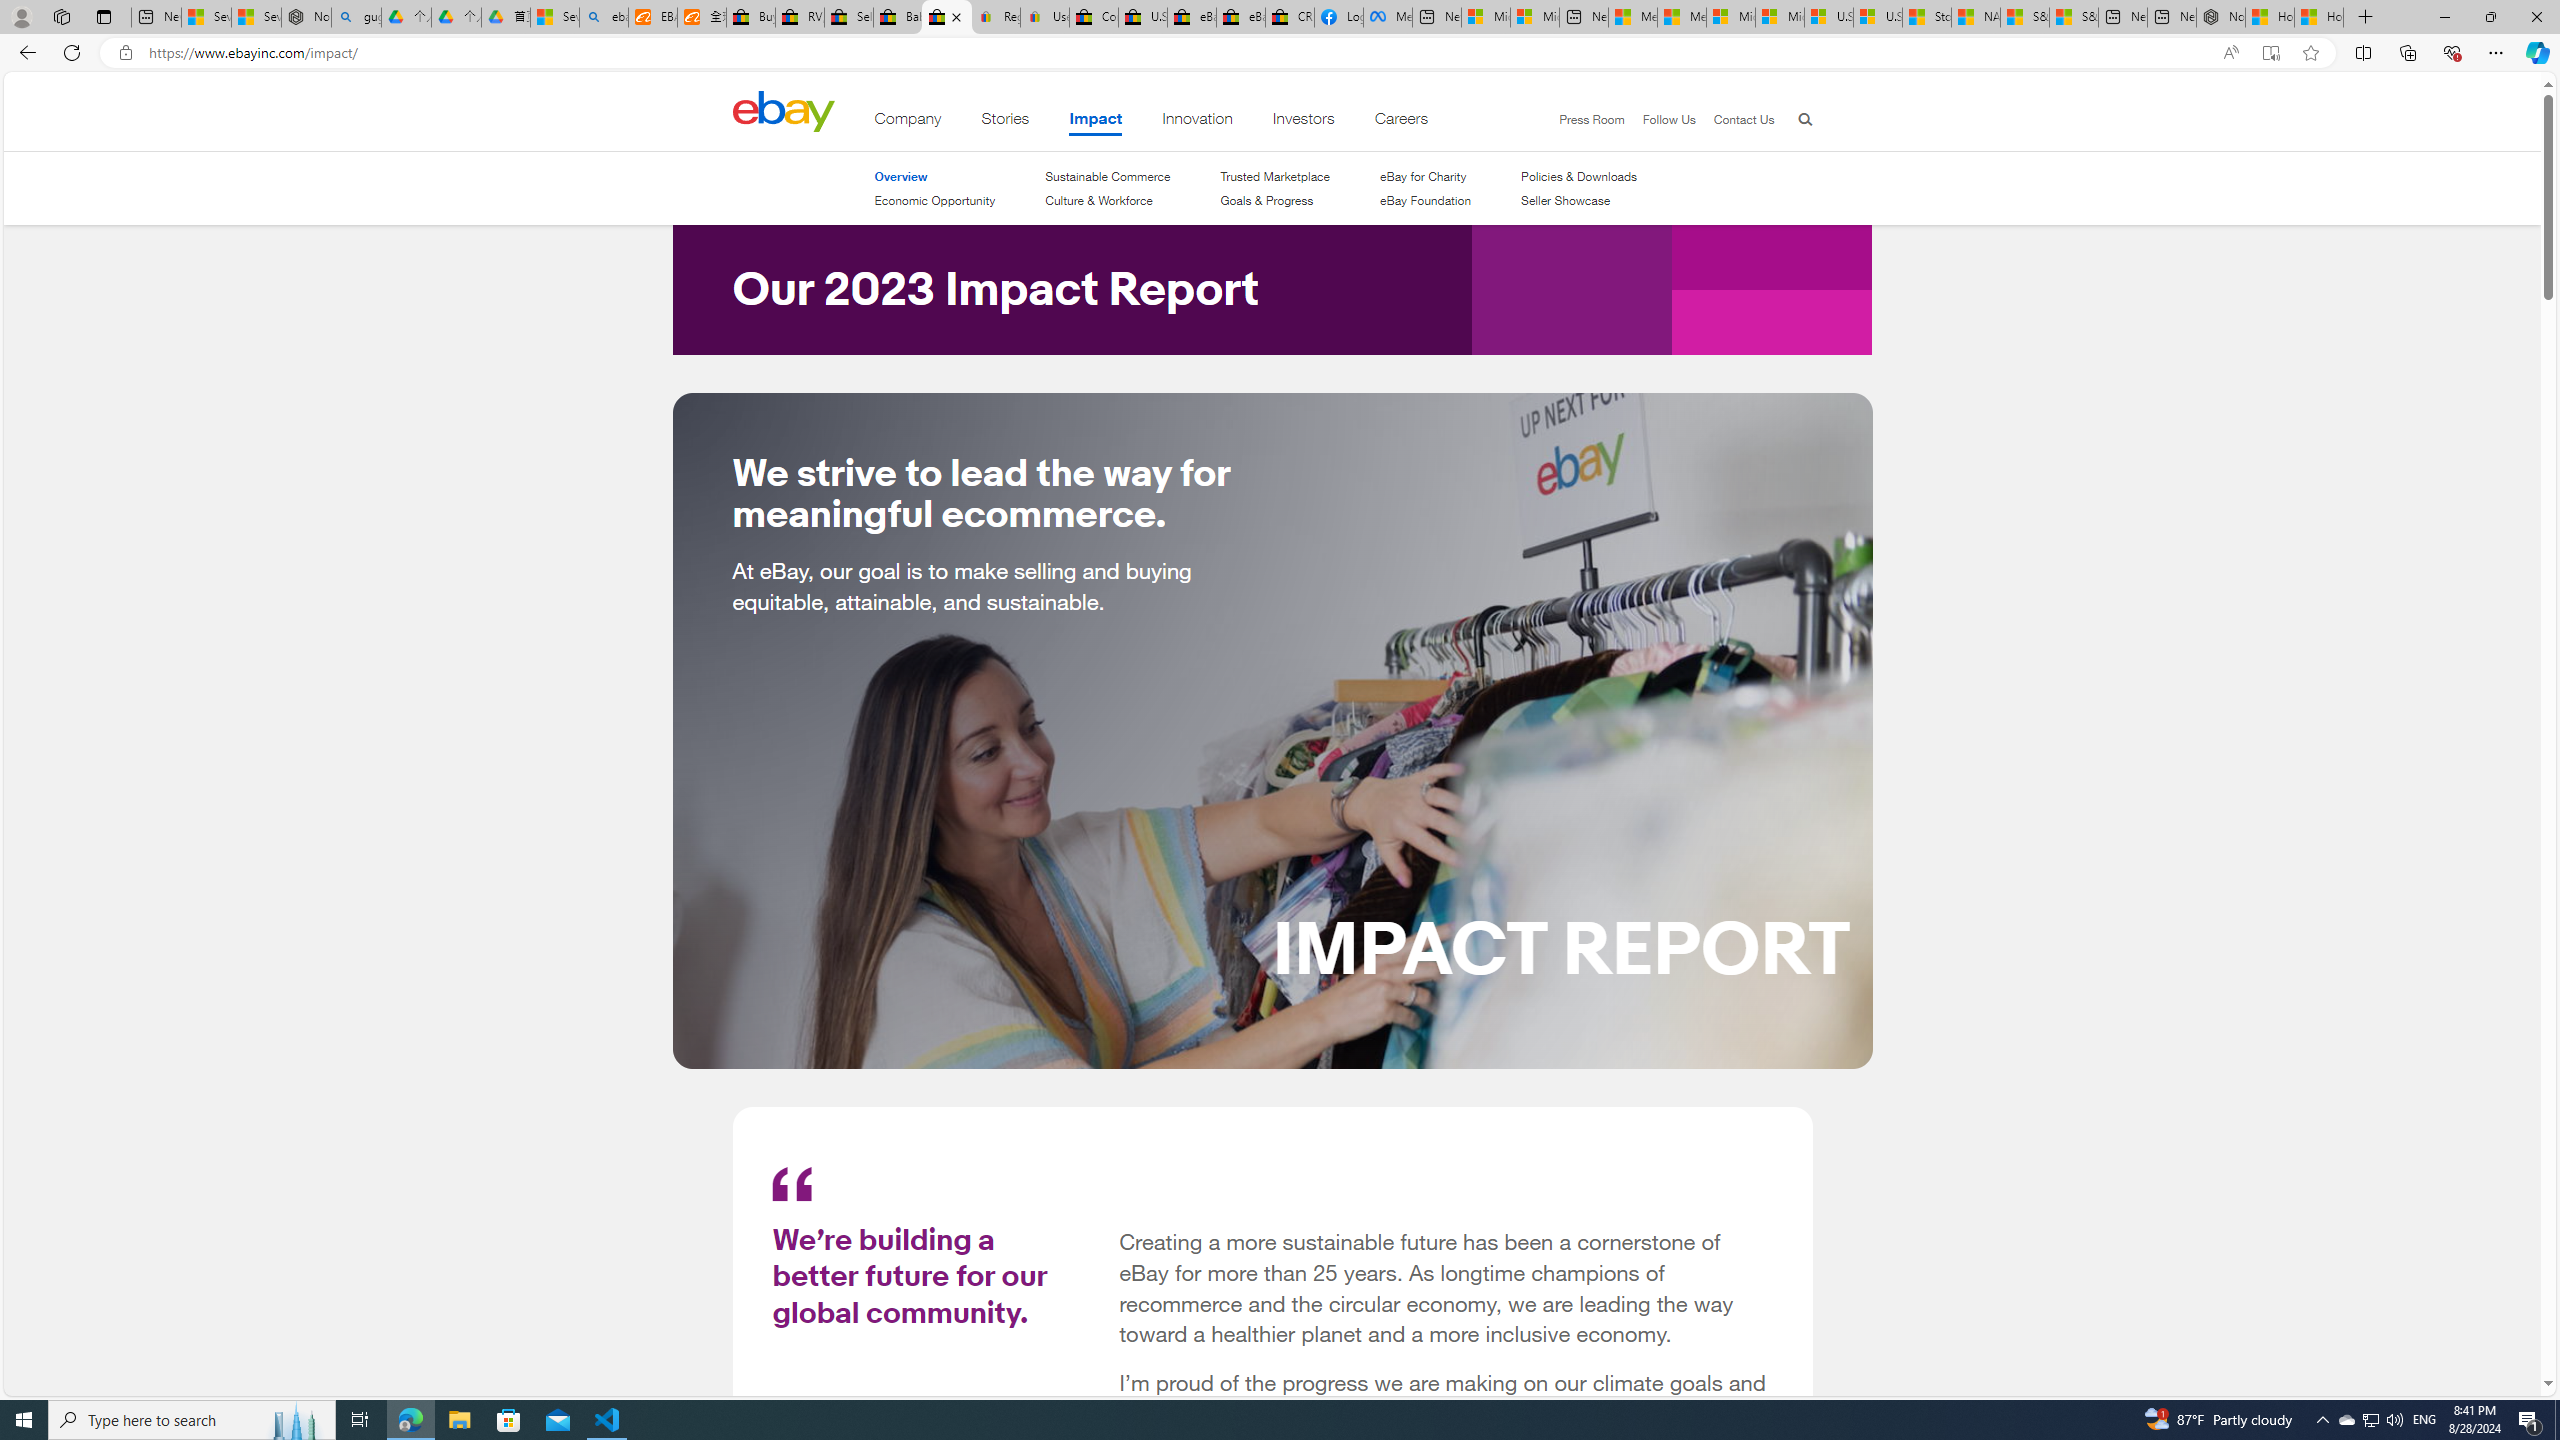  Describe the element at coordinates (1337, 16) in the screenshot. I see `'Log into Facebook'` at that location.